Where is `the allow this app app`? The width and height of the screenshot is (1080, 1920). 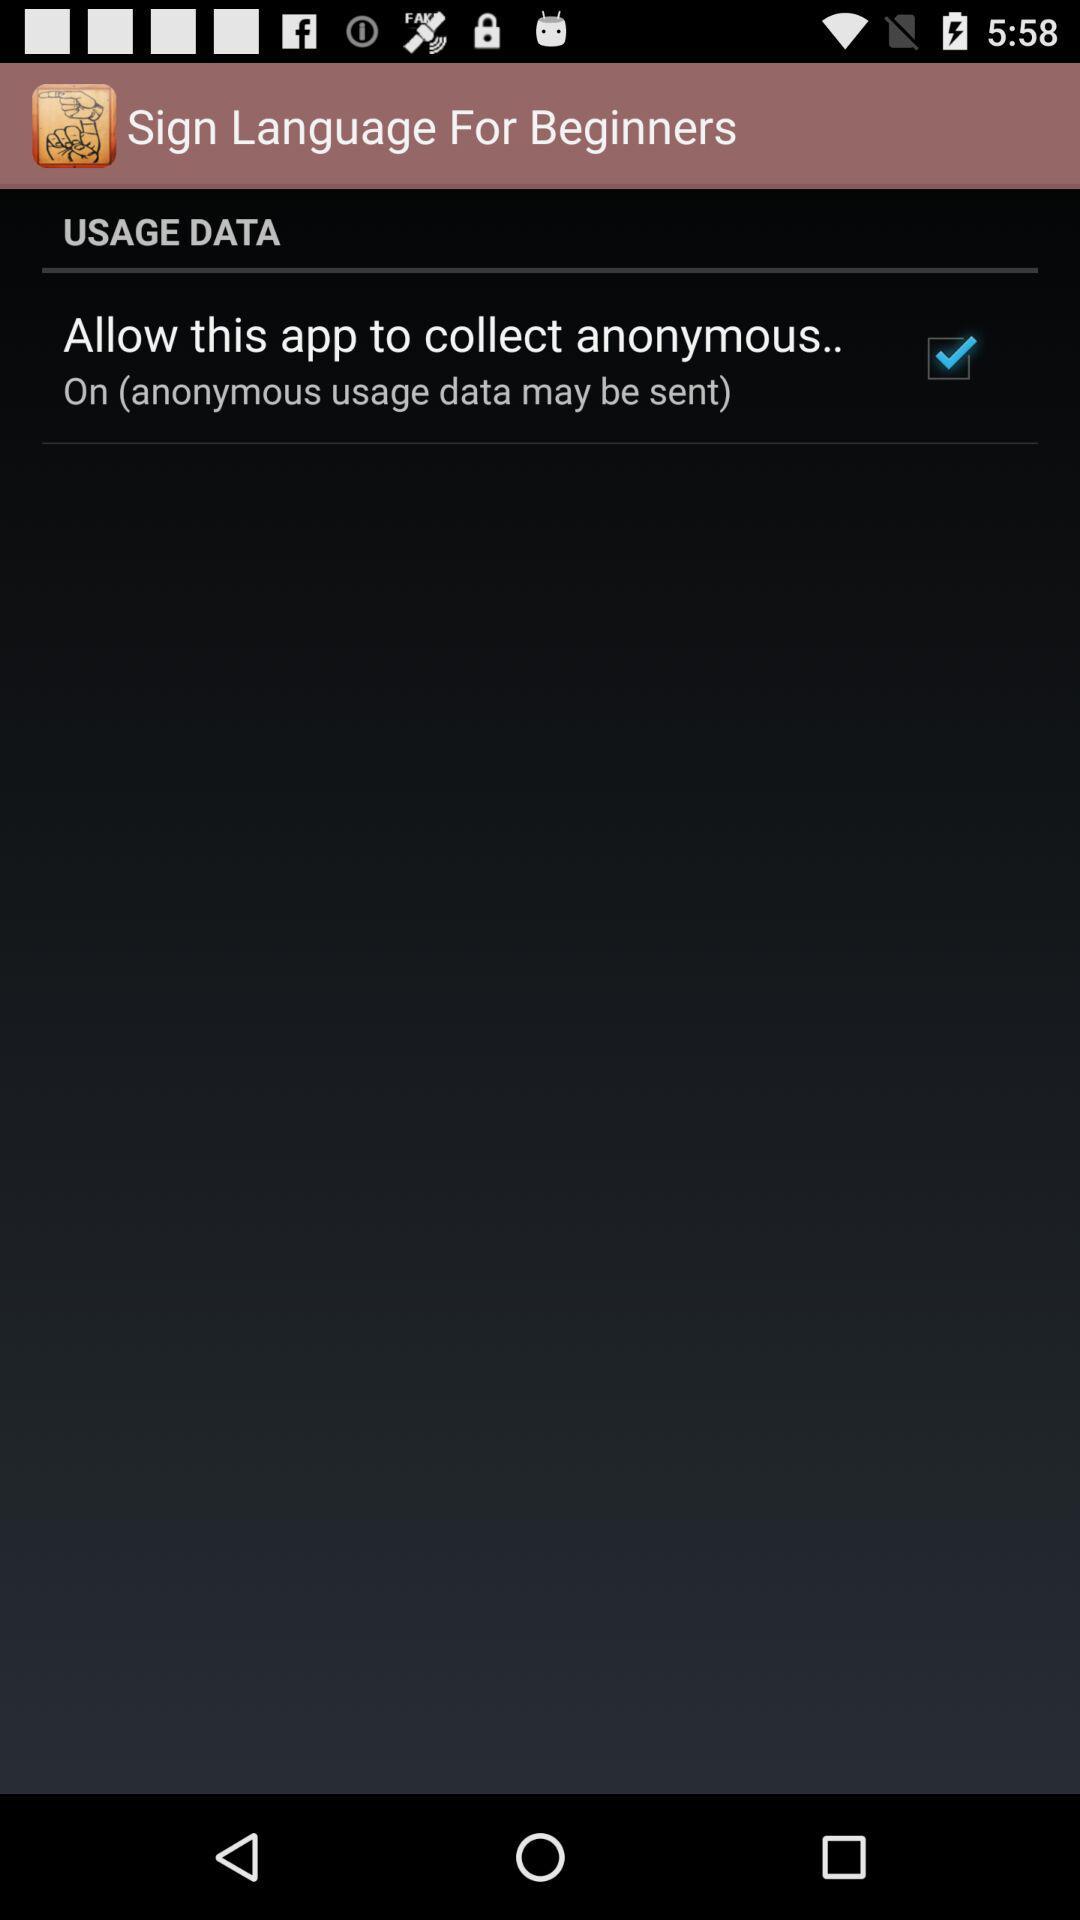 the allow this app app is located at coordinates (463, 333).